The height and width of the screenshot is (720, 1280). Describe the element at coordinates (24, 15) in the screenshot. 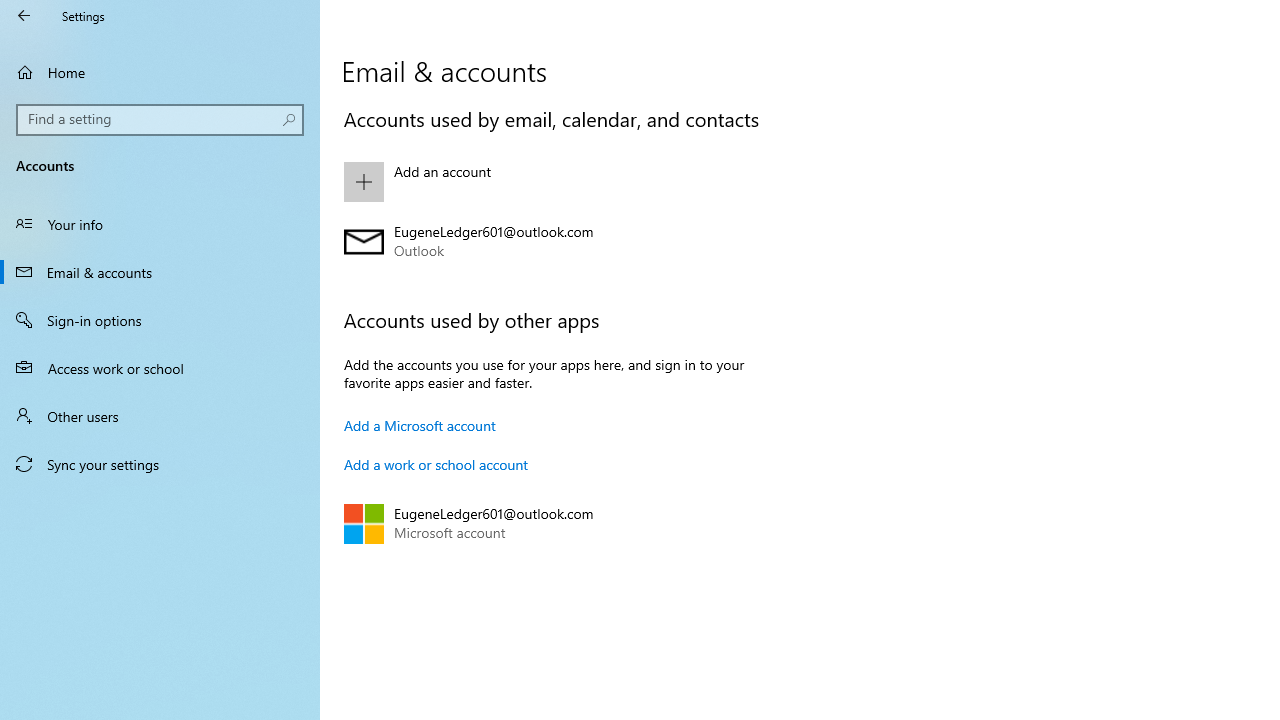

I see `'Back'` at that location.